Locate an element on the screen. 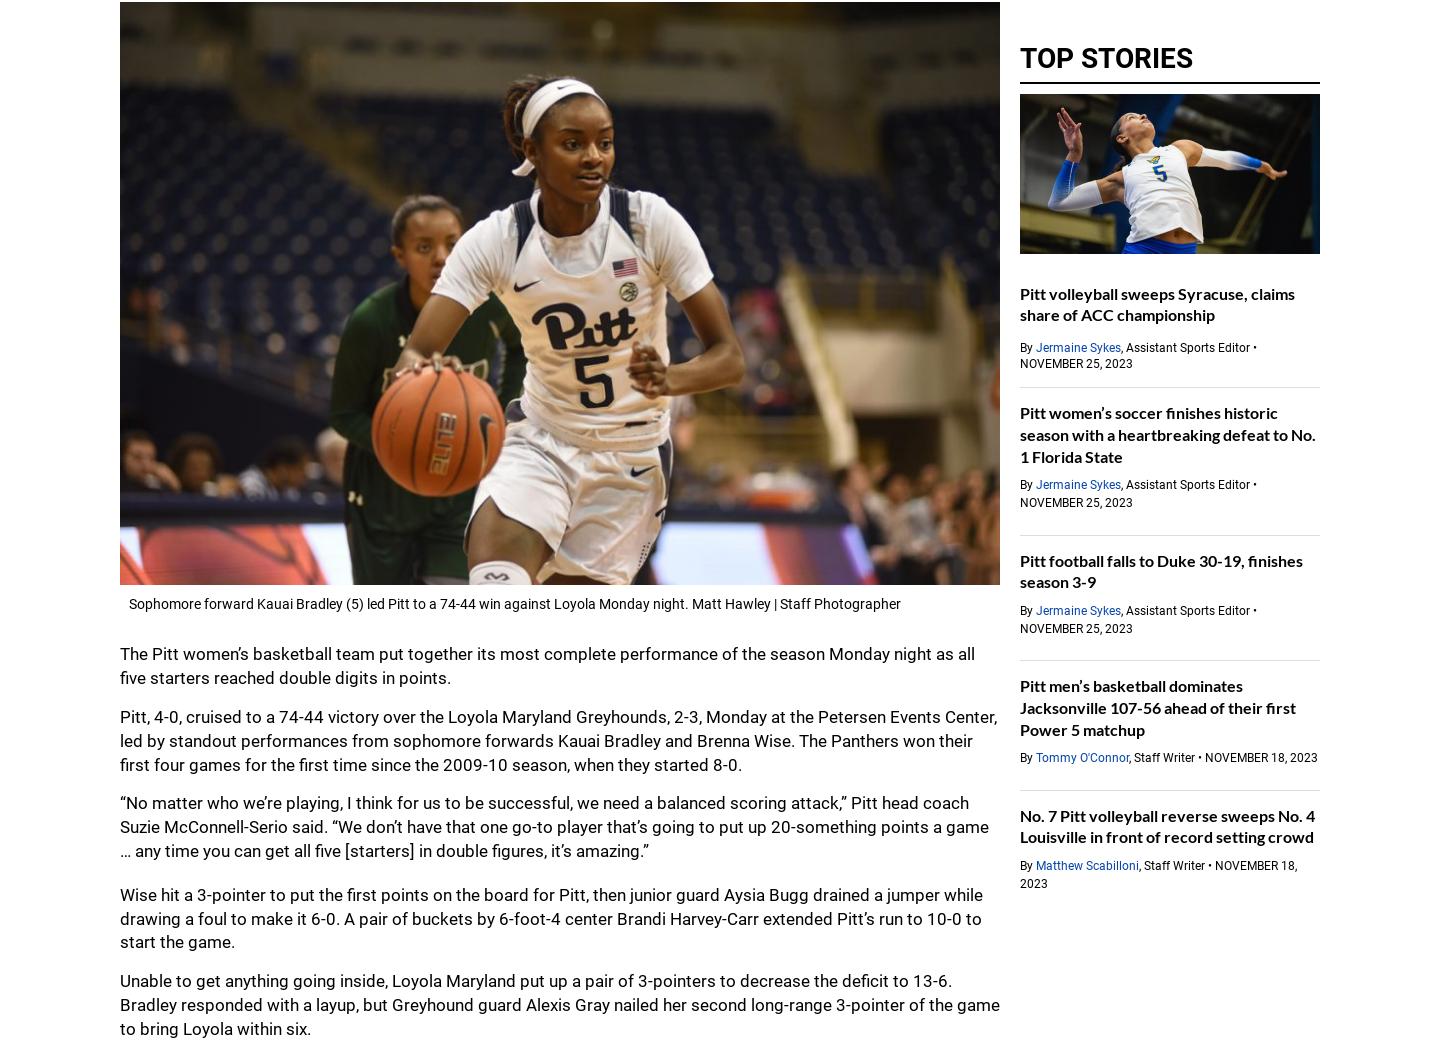 The height and width of the screenshot is (1050, 1440). 'No. 7 Pitt volleyball reverse sweeps No. 4 Louisville in front of record setting crowd' is located at coordinates (1167, 825).